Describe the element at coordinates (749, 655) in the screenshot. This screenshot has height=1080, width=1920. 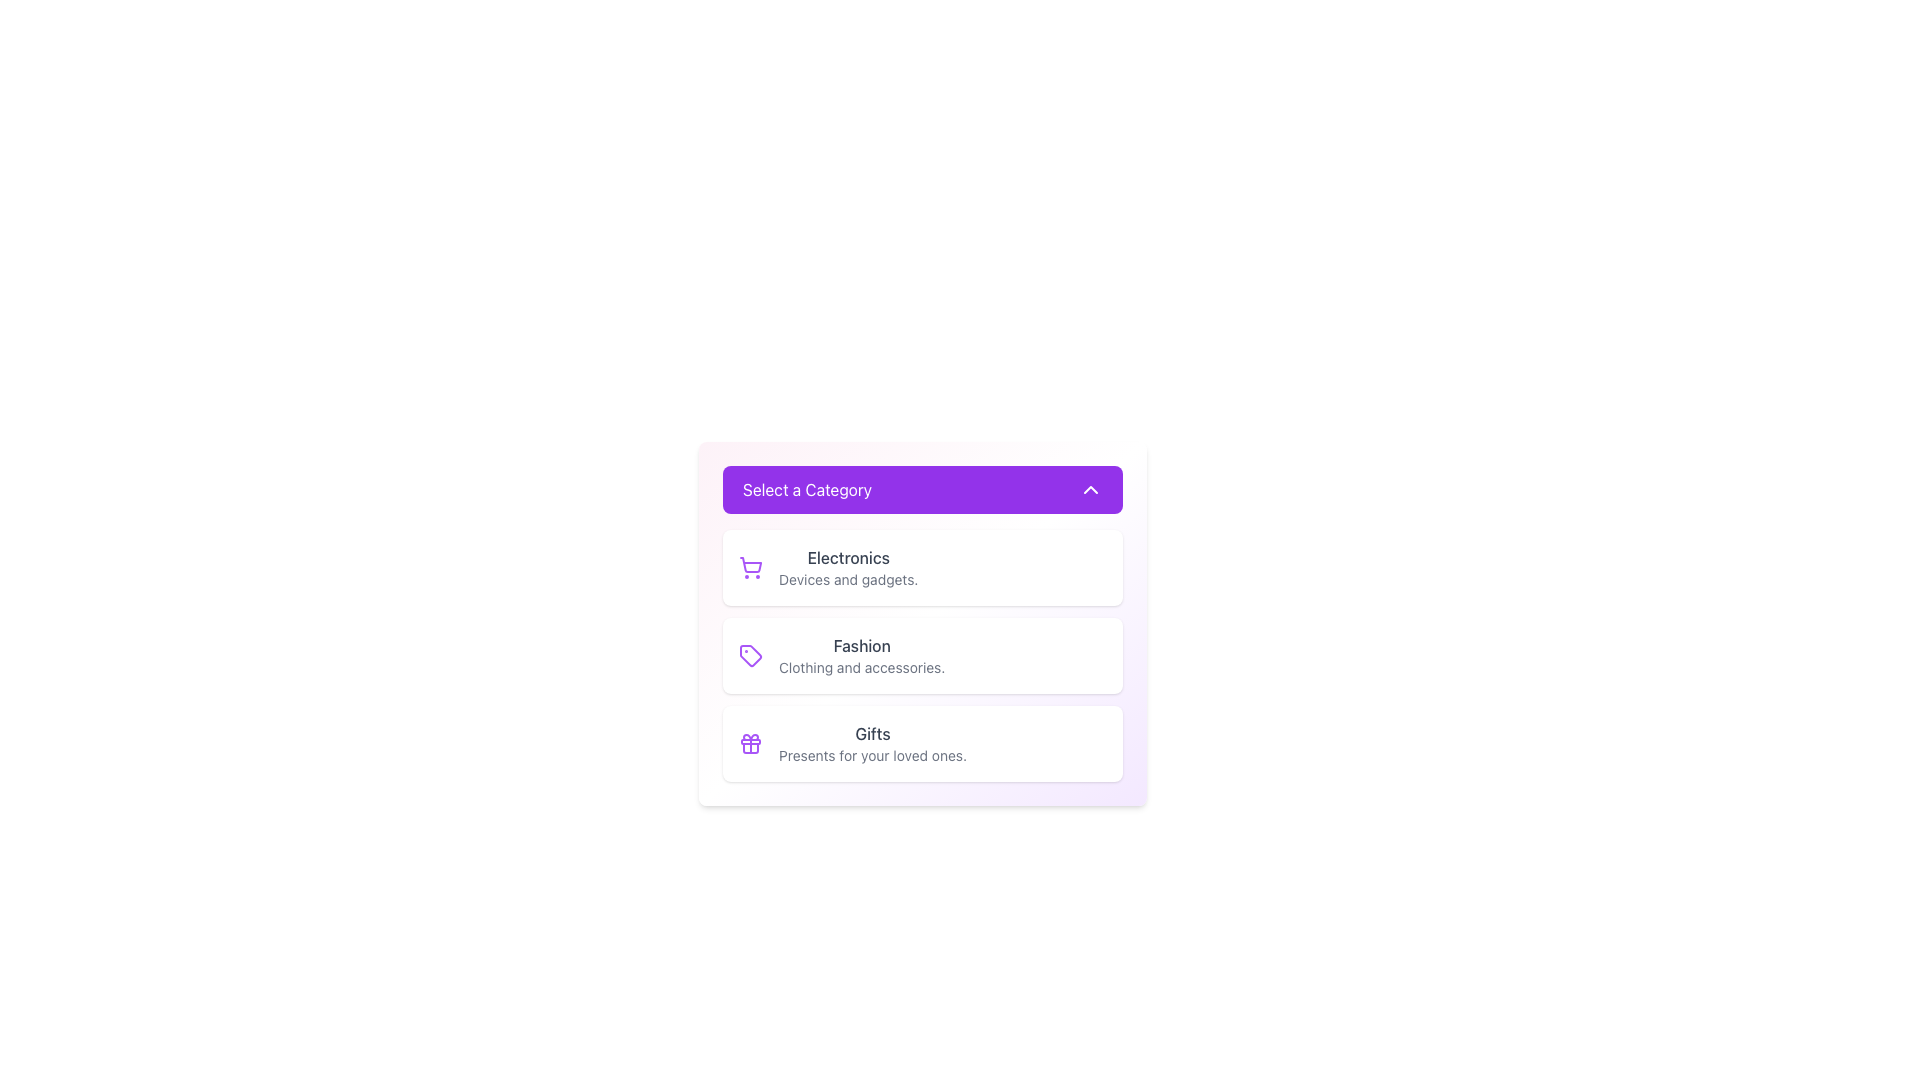
I see `the purple tag icon located to the left of the 'Fashion' text in the 'Select a Category' dropdown menu` at that location.